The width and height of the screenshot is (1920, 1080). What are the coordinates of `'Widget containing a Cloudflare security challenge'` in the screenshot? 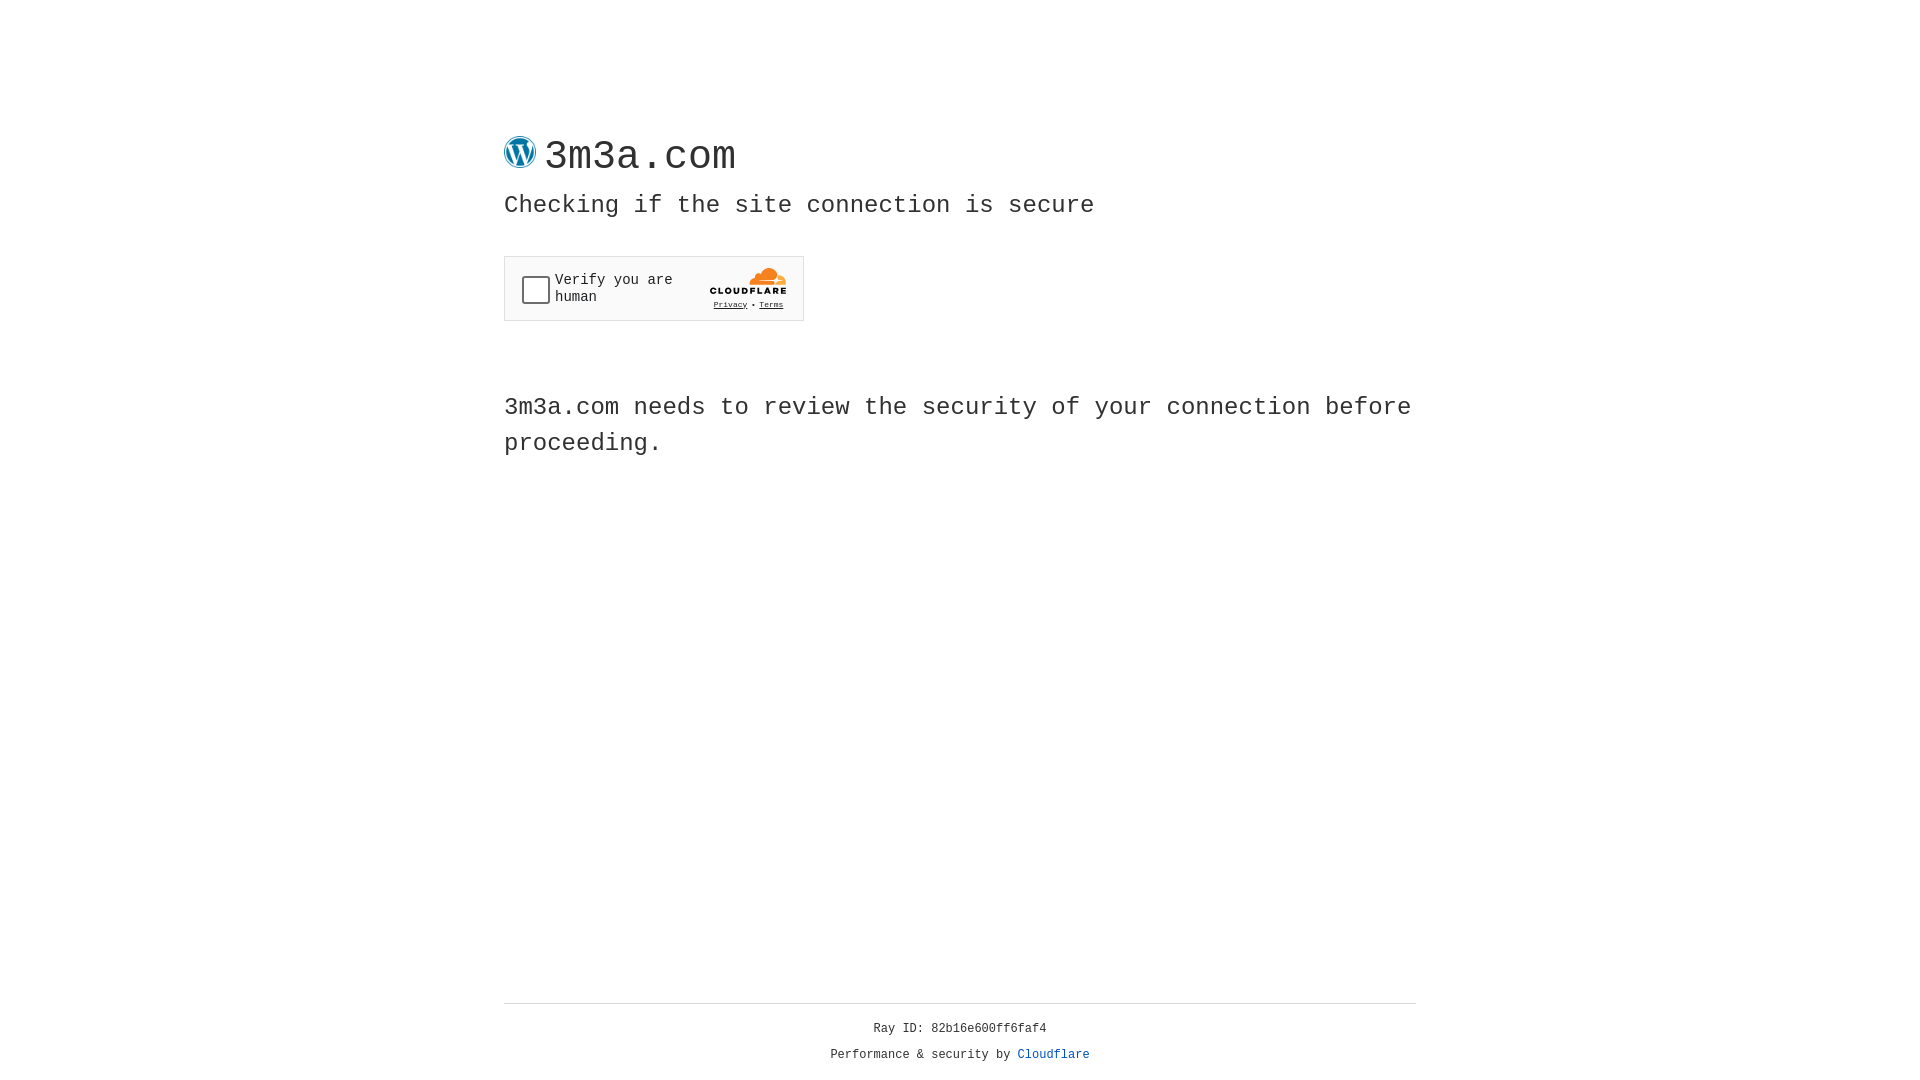 It's located at (653, 288).